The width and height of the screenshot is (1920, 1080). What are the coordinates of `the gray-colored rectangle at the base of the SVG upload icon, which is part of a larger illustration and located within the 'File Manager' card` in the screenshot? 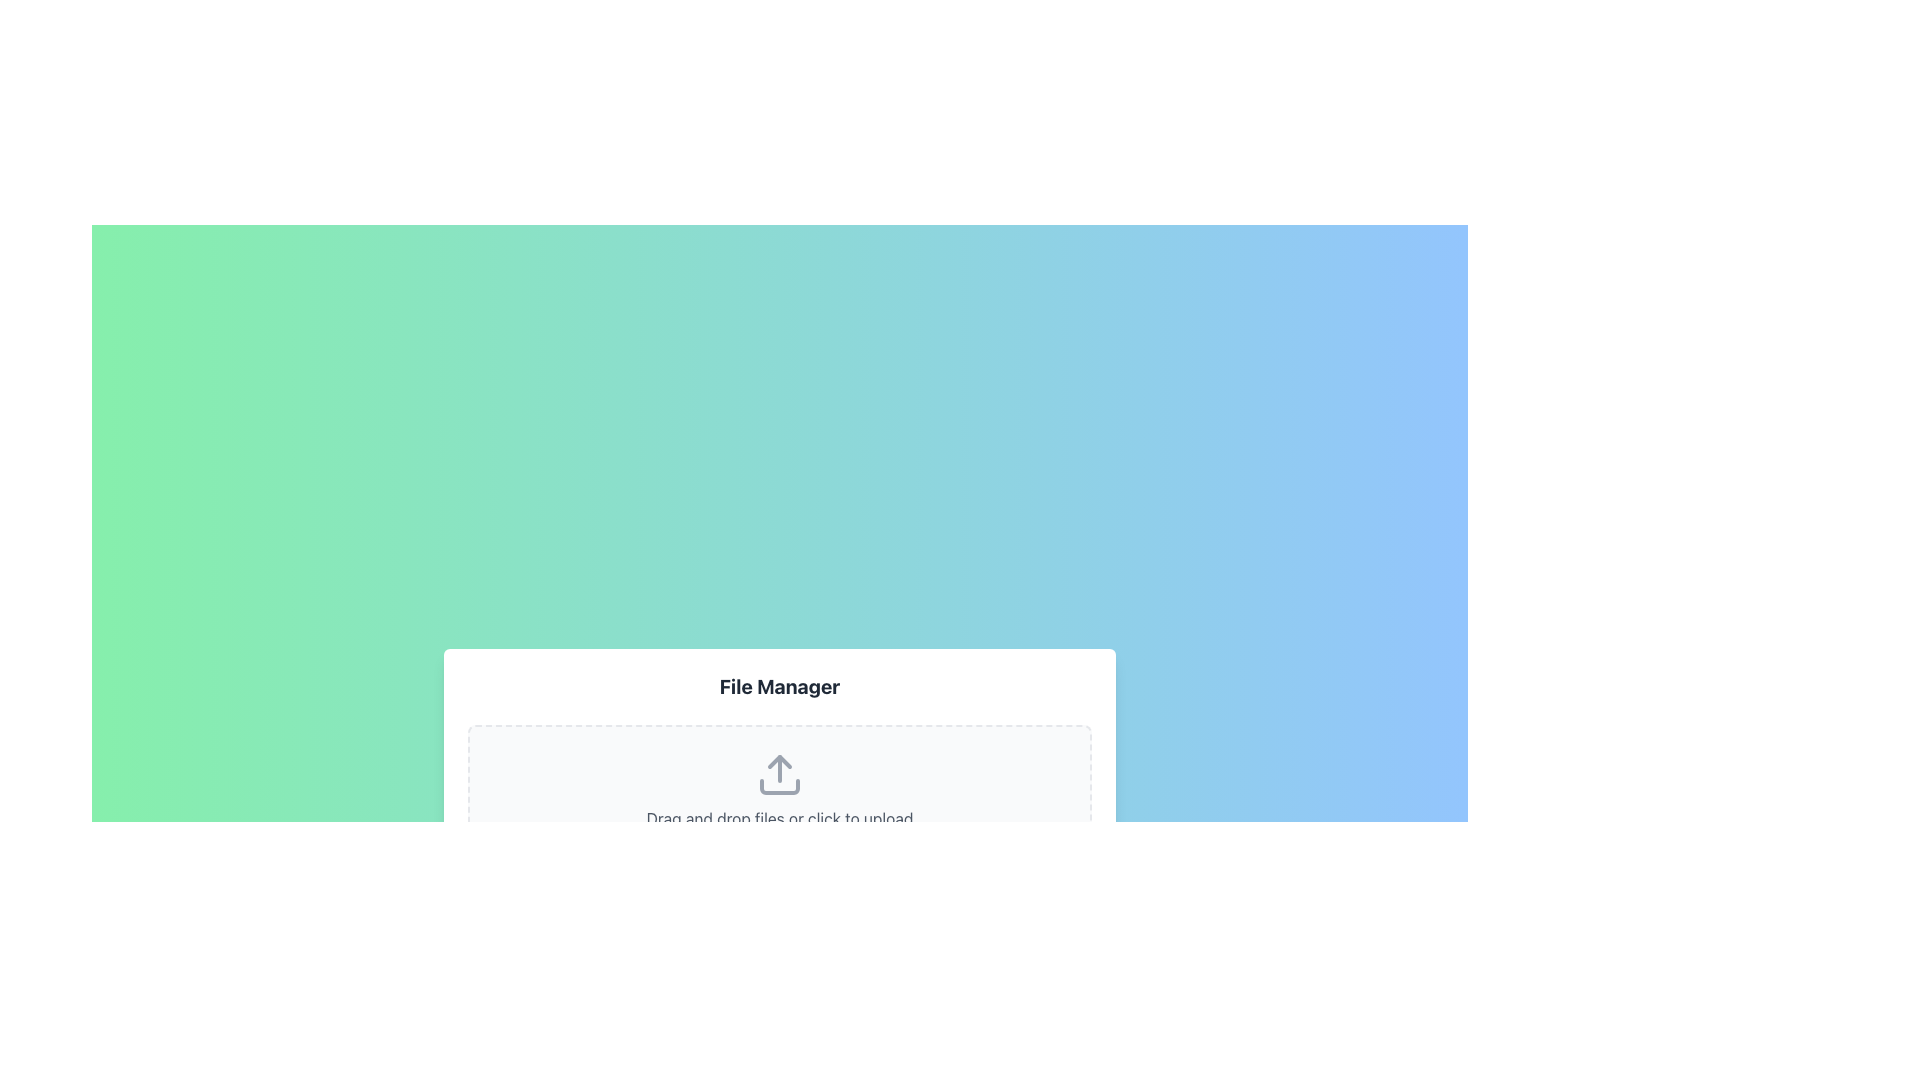 It's located at (778, 785).